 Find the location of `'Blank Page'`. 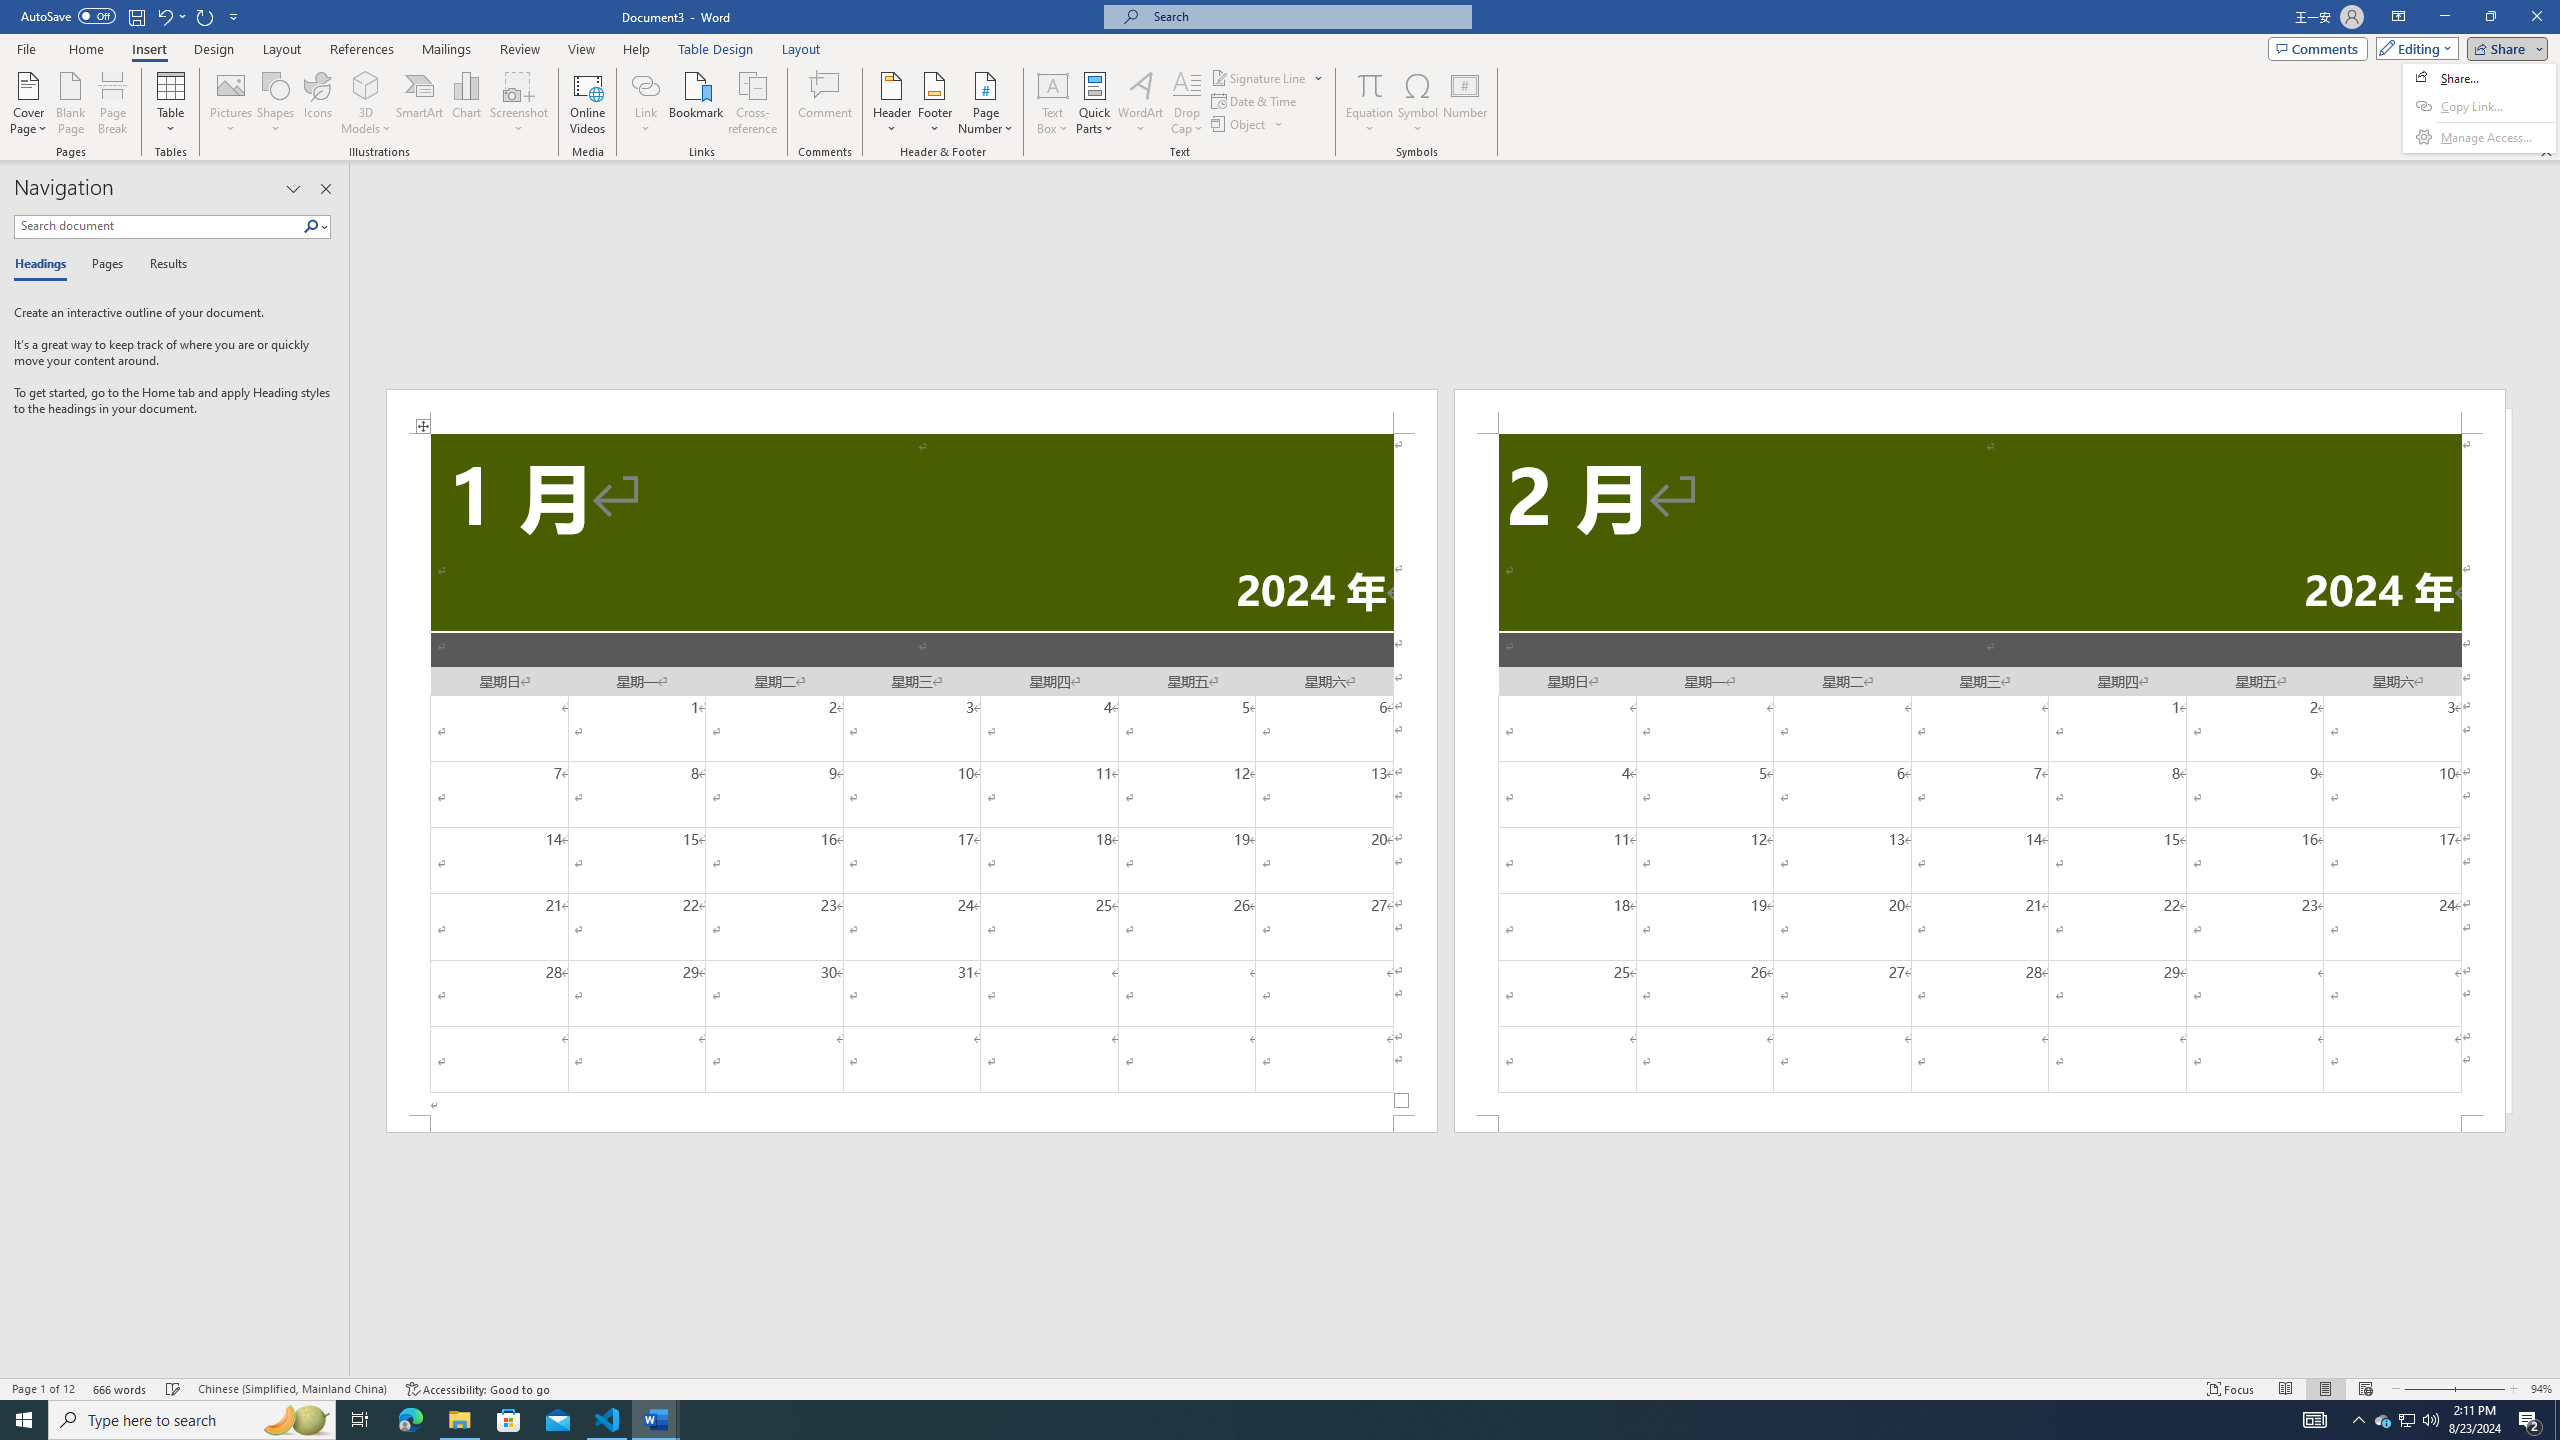

'Blank Page' is located at coordinates (70, 103).